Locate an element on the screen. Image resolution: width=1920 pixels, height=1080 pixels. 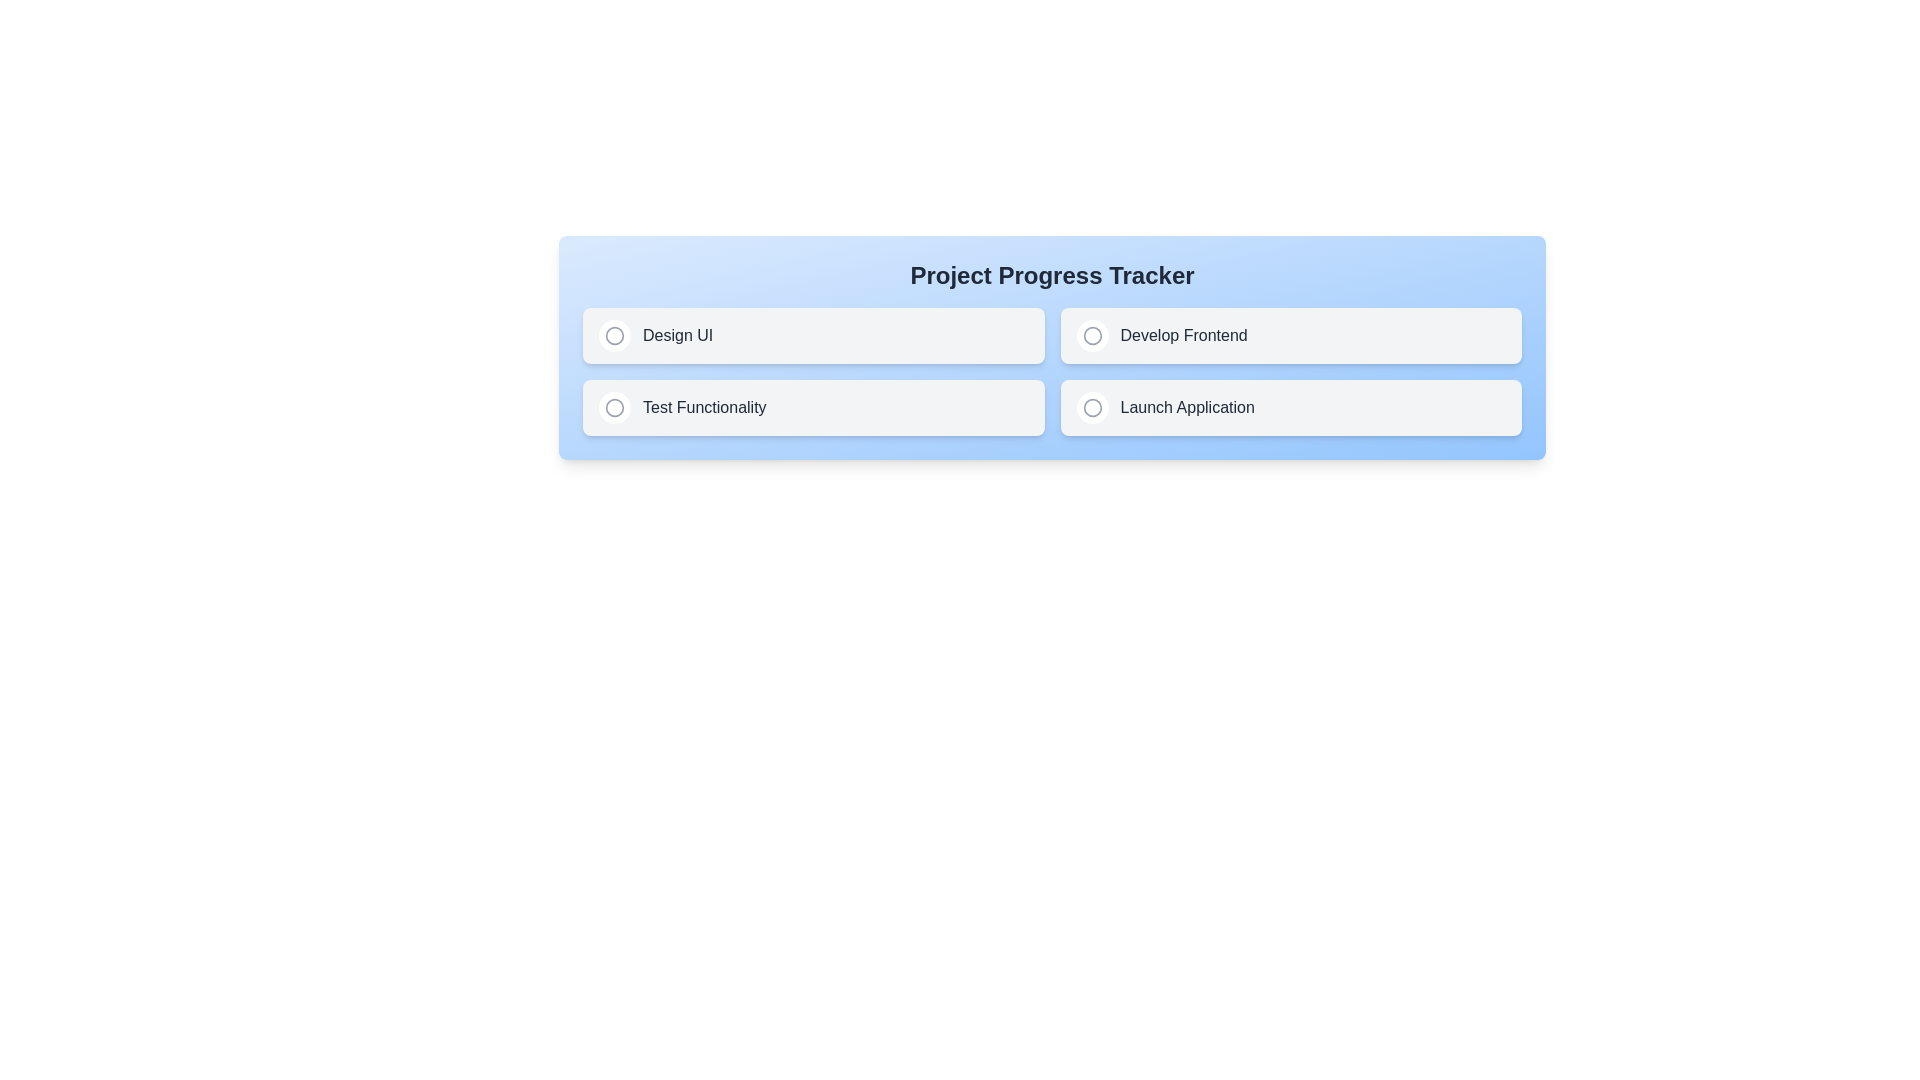
the task chip labeled 'Design UI' to toggle its completion state is located at coordinates (813, 334).